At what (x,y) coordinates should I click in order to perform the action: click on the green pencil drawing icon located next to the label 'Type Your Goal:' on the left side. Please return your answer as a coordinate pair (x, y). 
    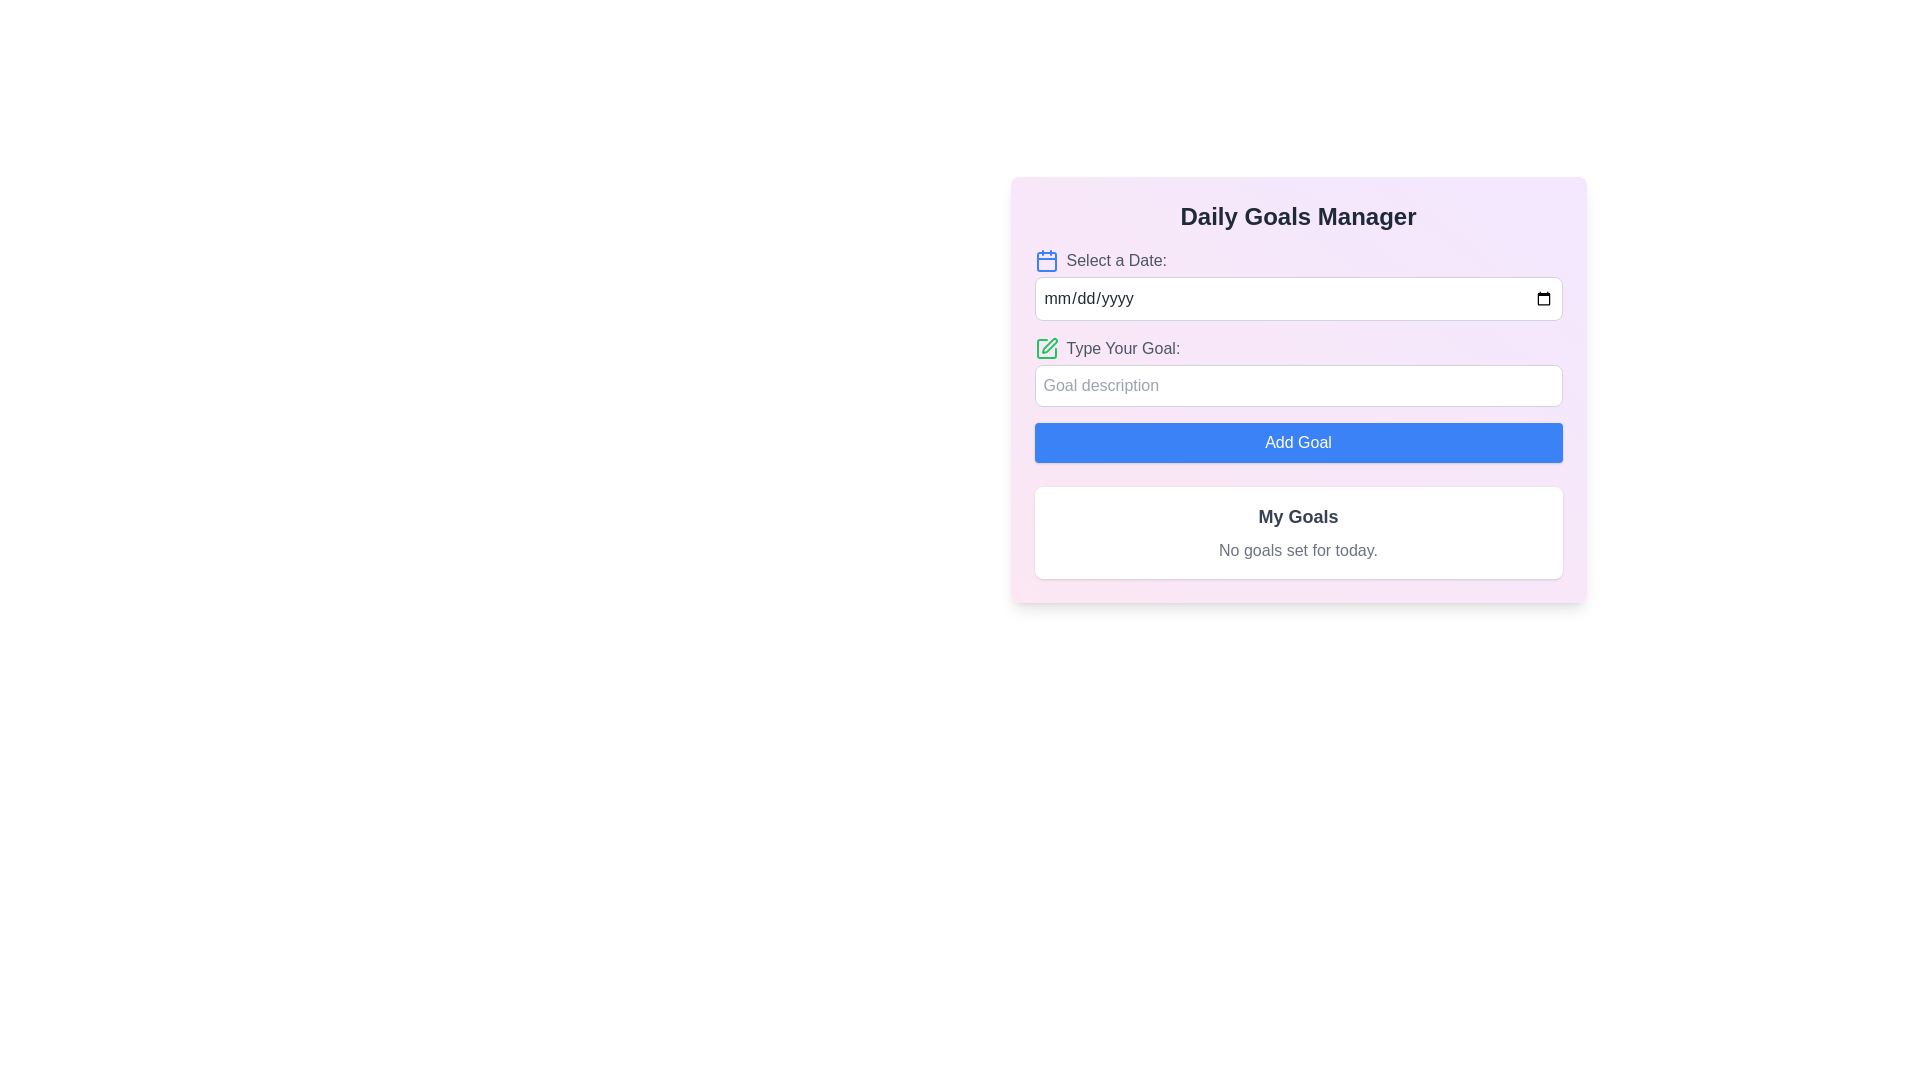
    Looking at the image, I should click on (1045, 347).